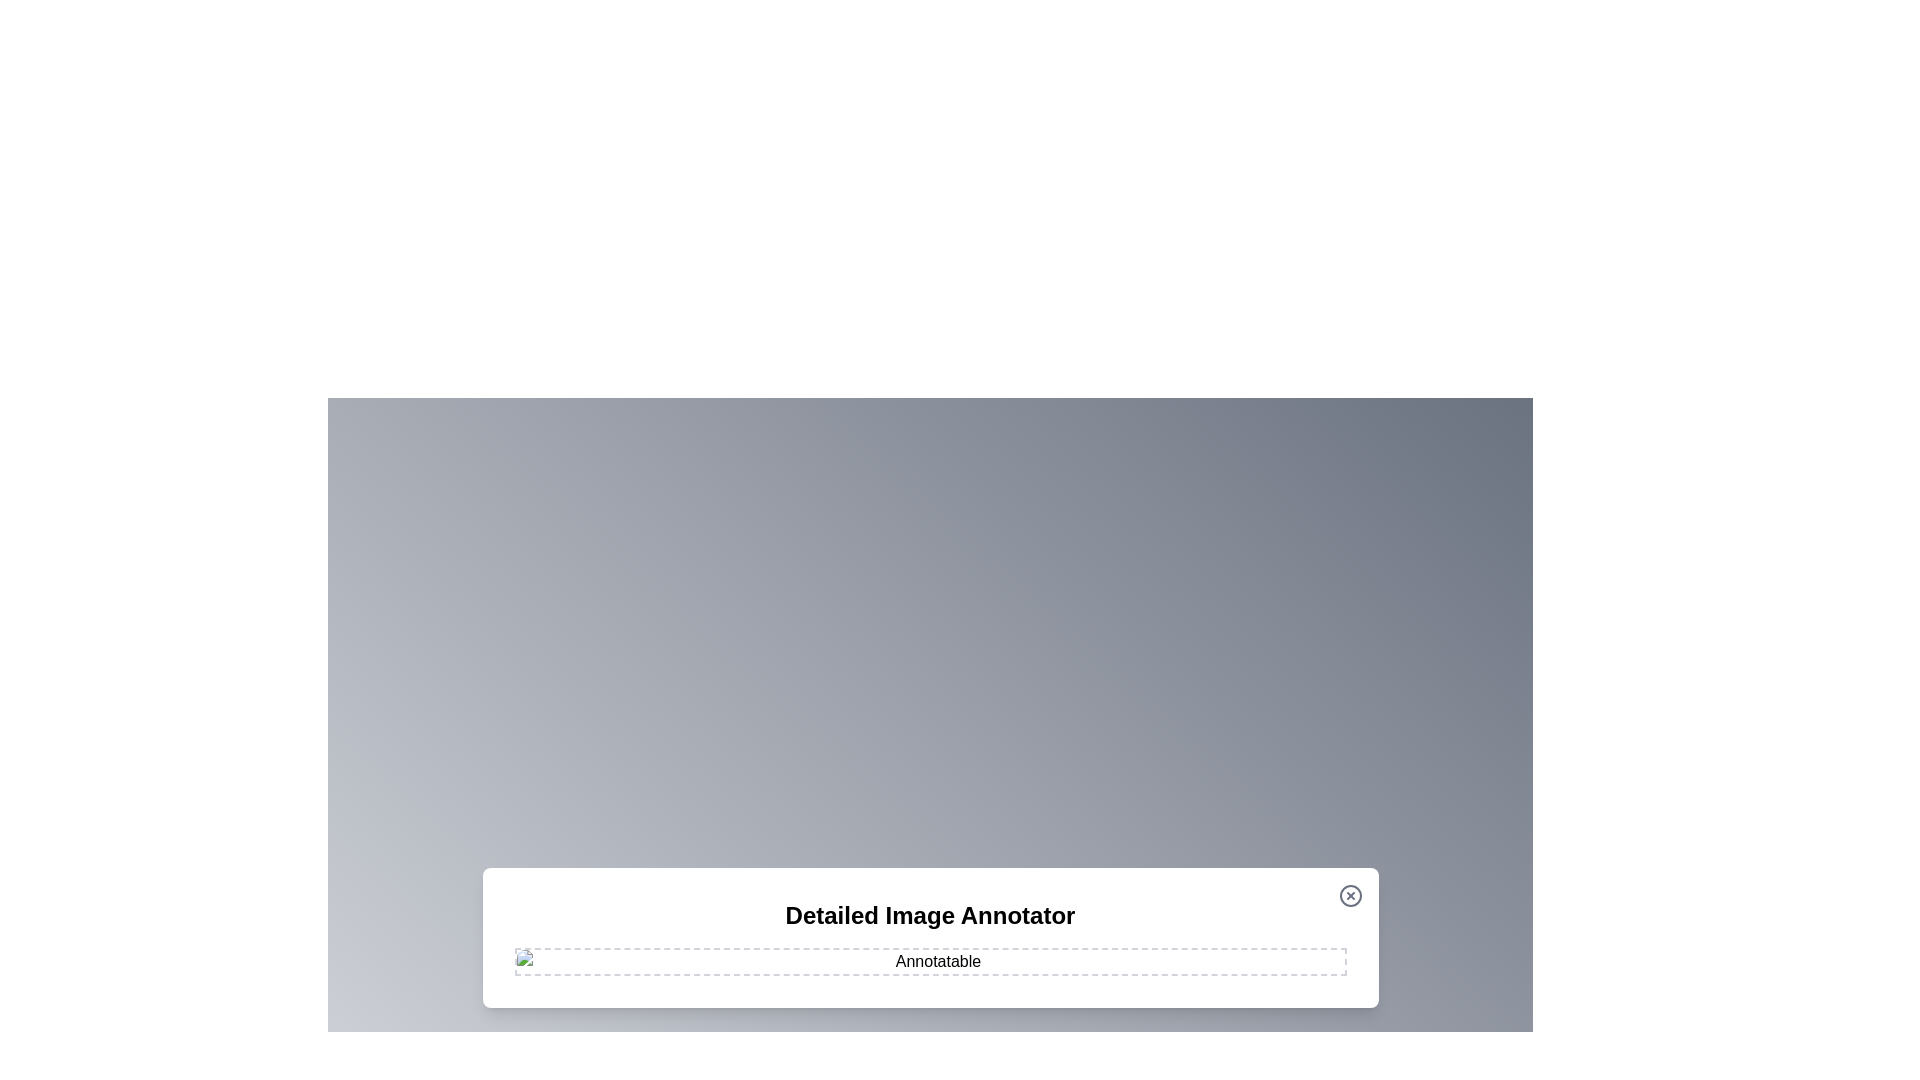 The width and height of the screenshot is (1920, 1080). What do you see at coordinates (612, 952) in the screenshot?
I see `the image at coordinates (613, 954) to add an annotation` at bounding box center [612, 952].